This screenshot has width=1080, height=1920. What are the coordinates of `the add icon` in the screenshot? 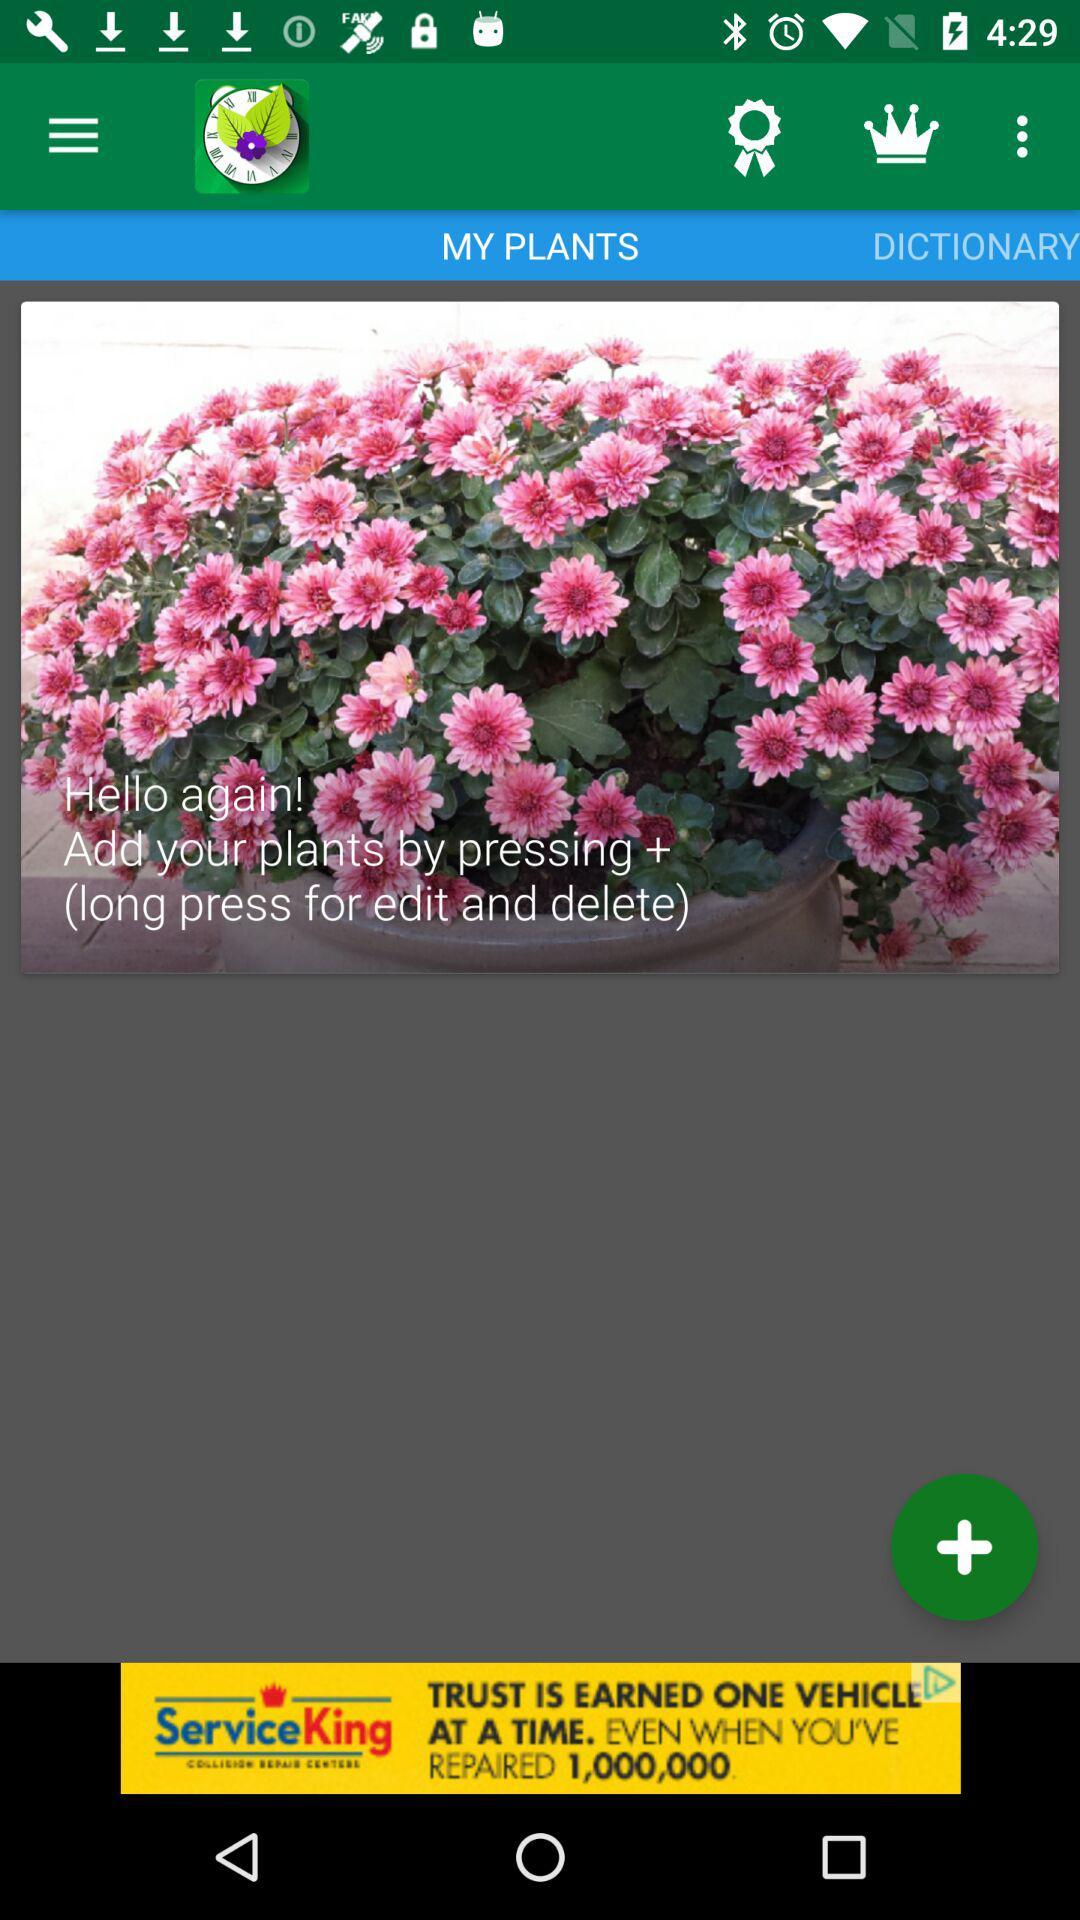 It's located at (963, 1546).